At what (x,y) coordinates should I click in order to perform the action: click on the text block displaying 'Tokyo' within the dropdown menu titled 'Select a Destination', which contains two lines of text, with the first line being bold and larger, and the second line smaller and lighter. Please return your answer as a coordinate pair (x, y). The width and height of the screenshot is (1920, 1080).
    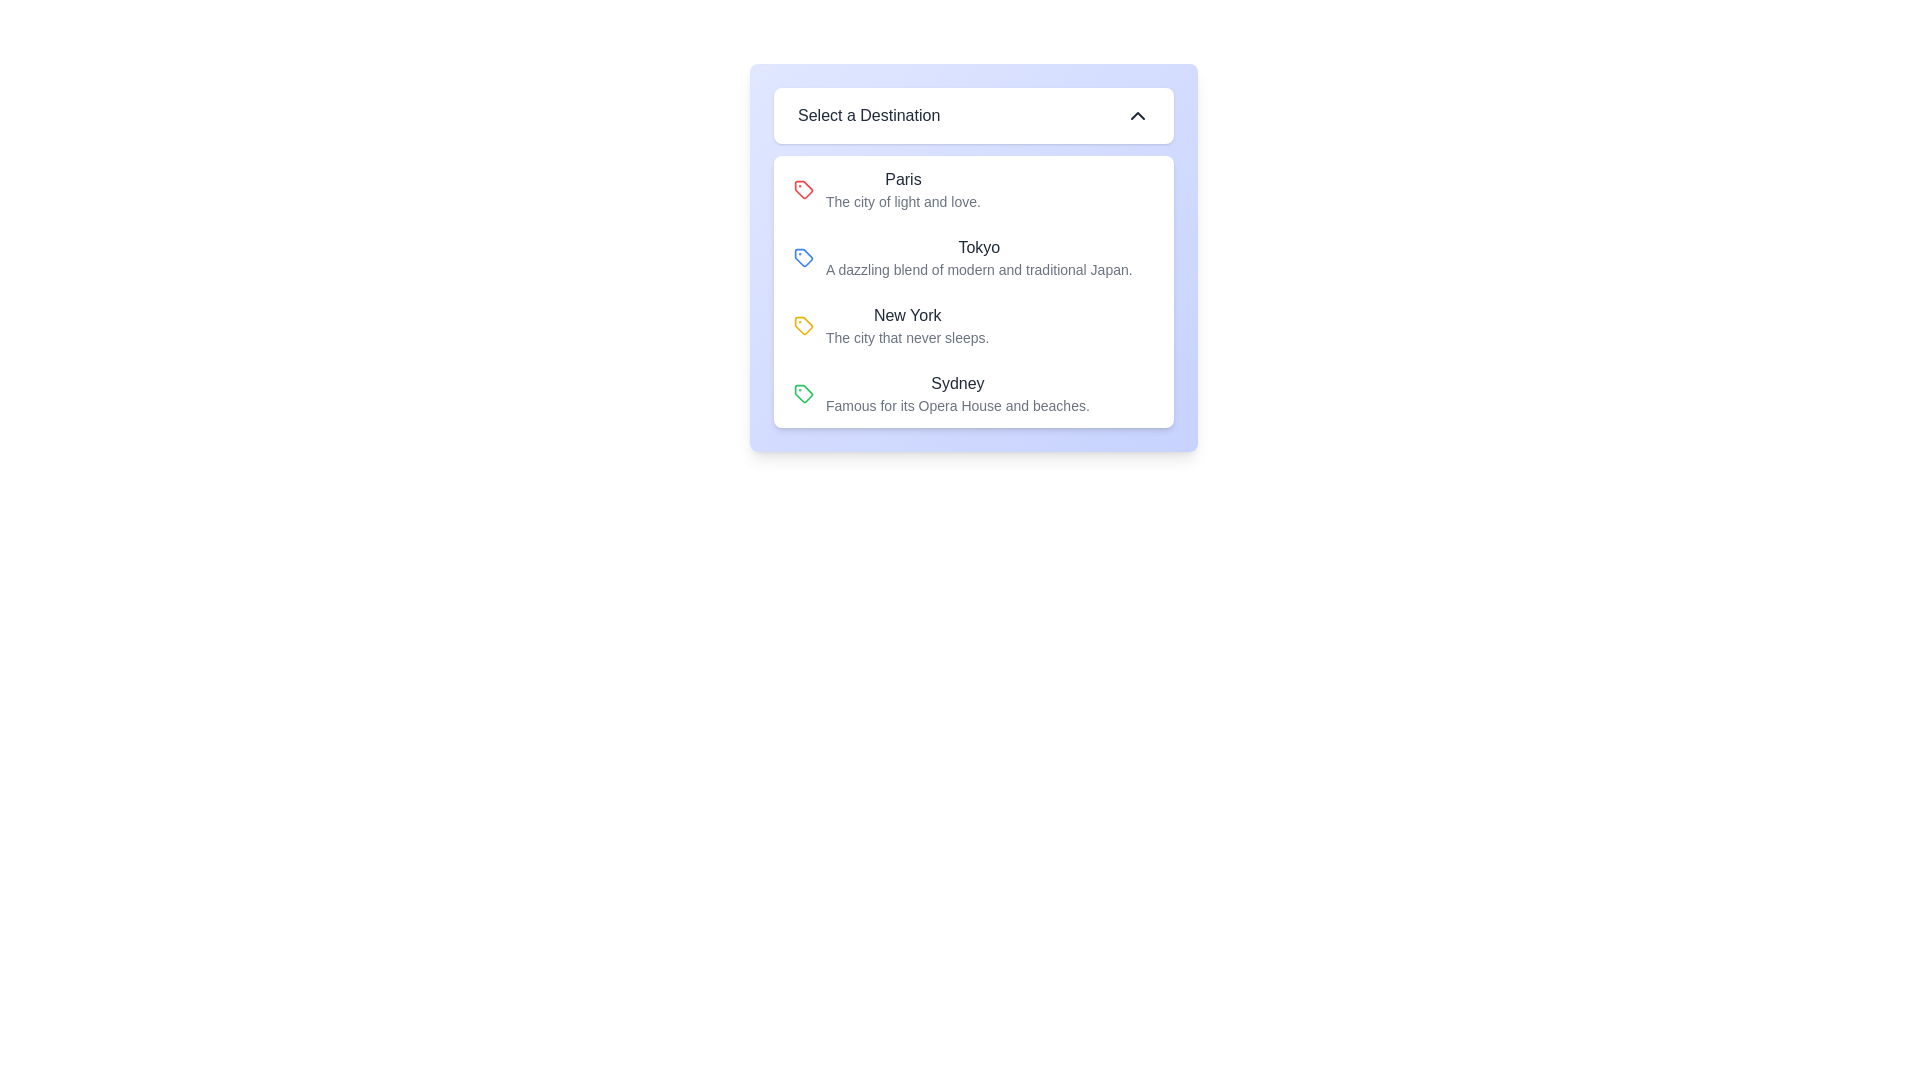
    Looking at the image, I should click on (979, 257).